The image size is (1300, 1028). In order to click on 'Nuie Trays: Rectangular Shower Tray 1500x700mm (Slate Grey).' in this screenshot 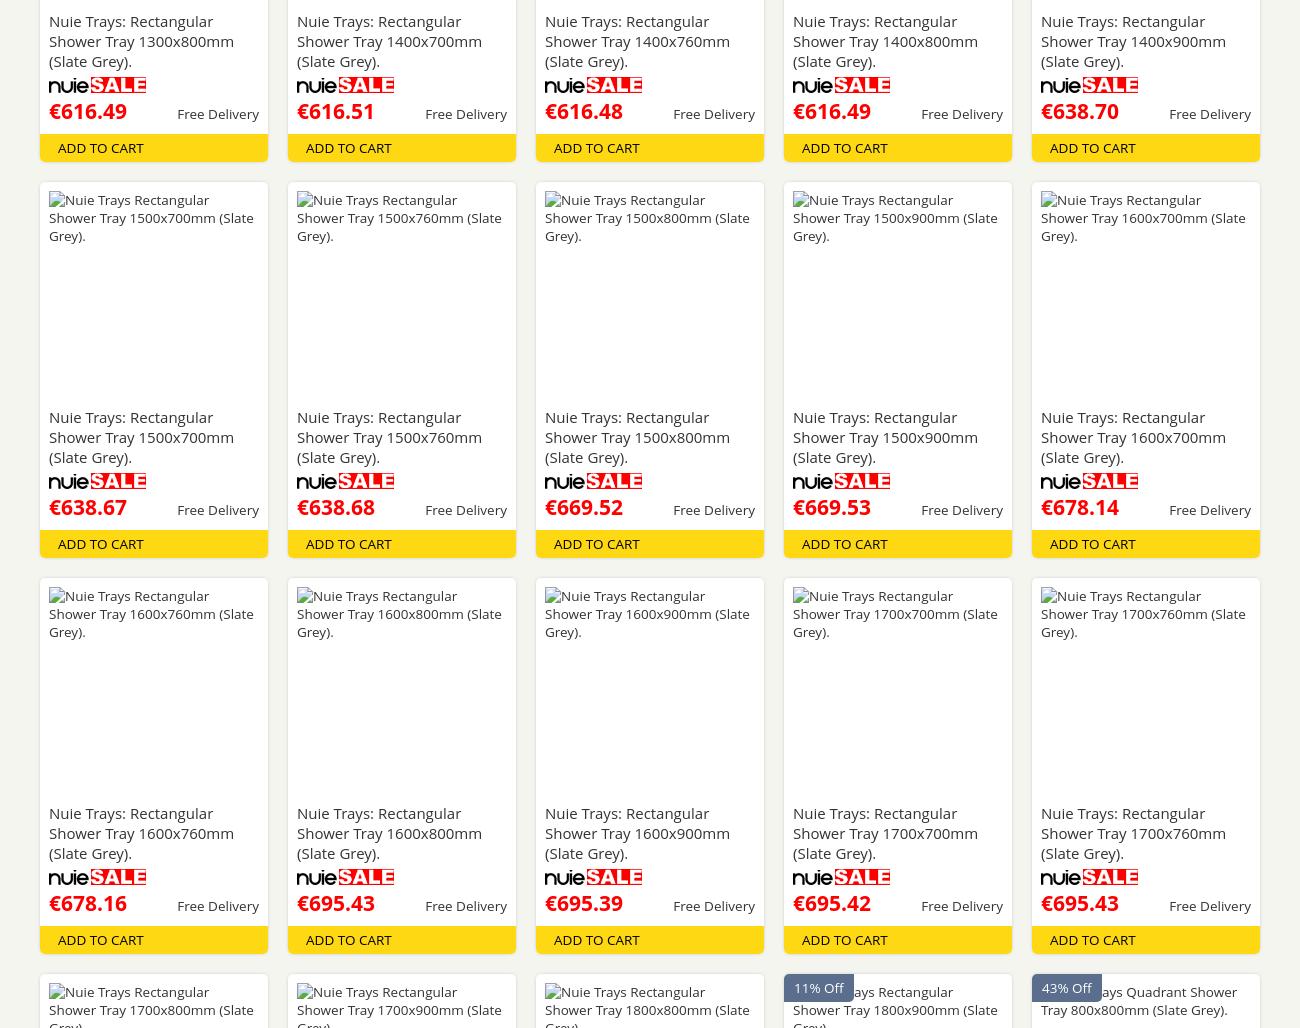, I will do `click(140, 437)`.